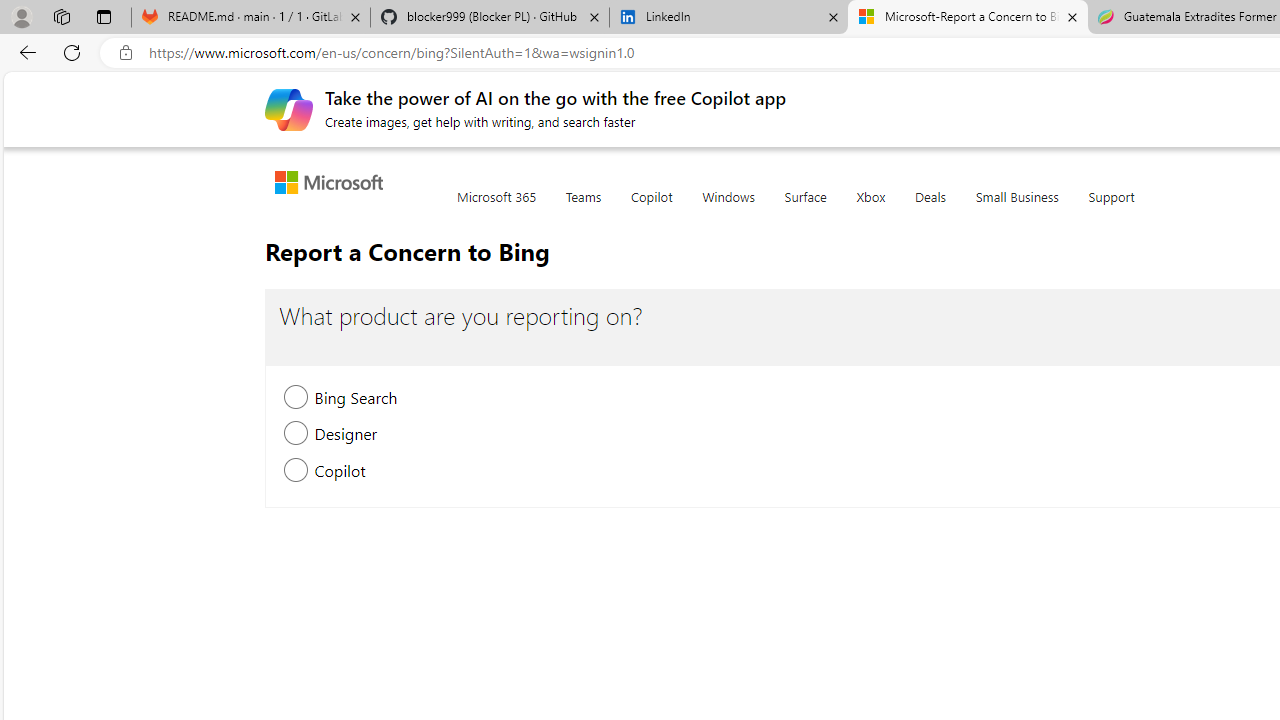 Image resolution: width=1280 pixels, height=720 pixels. What do you see at coordinates (871, 208) in the screenshot?
I see `'Xbox'` at bounding box center [871, 208].